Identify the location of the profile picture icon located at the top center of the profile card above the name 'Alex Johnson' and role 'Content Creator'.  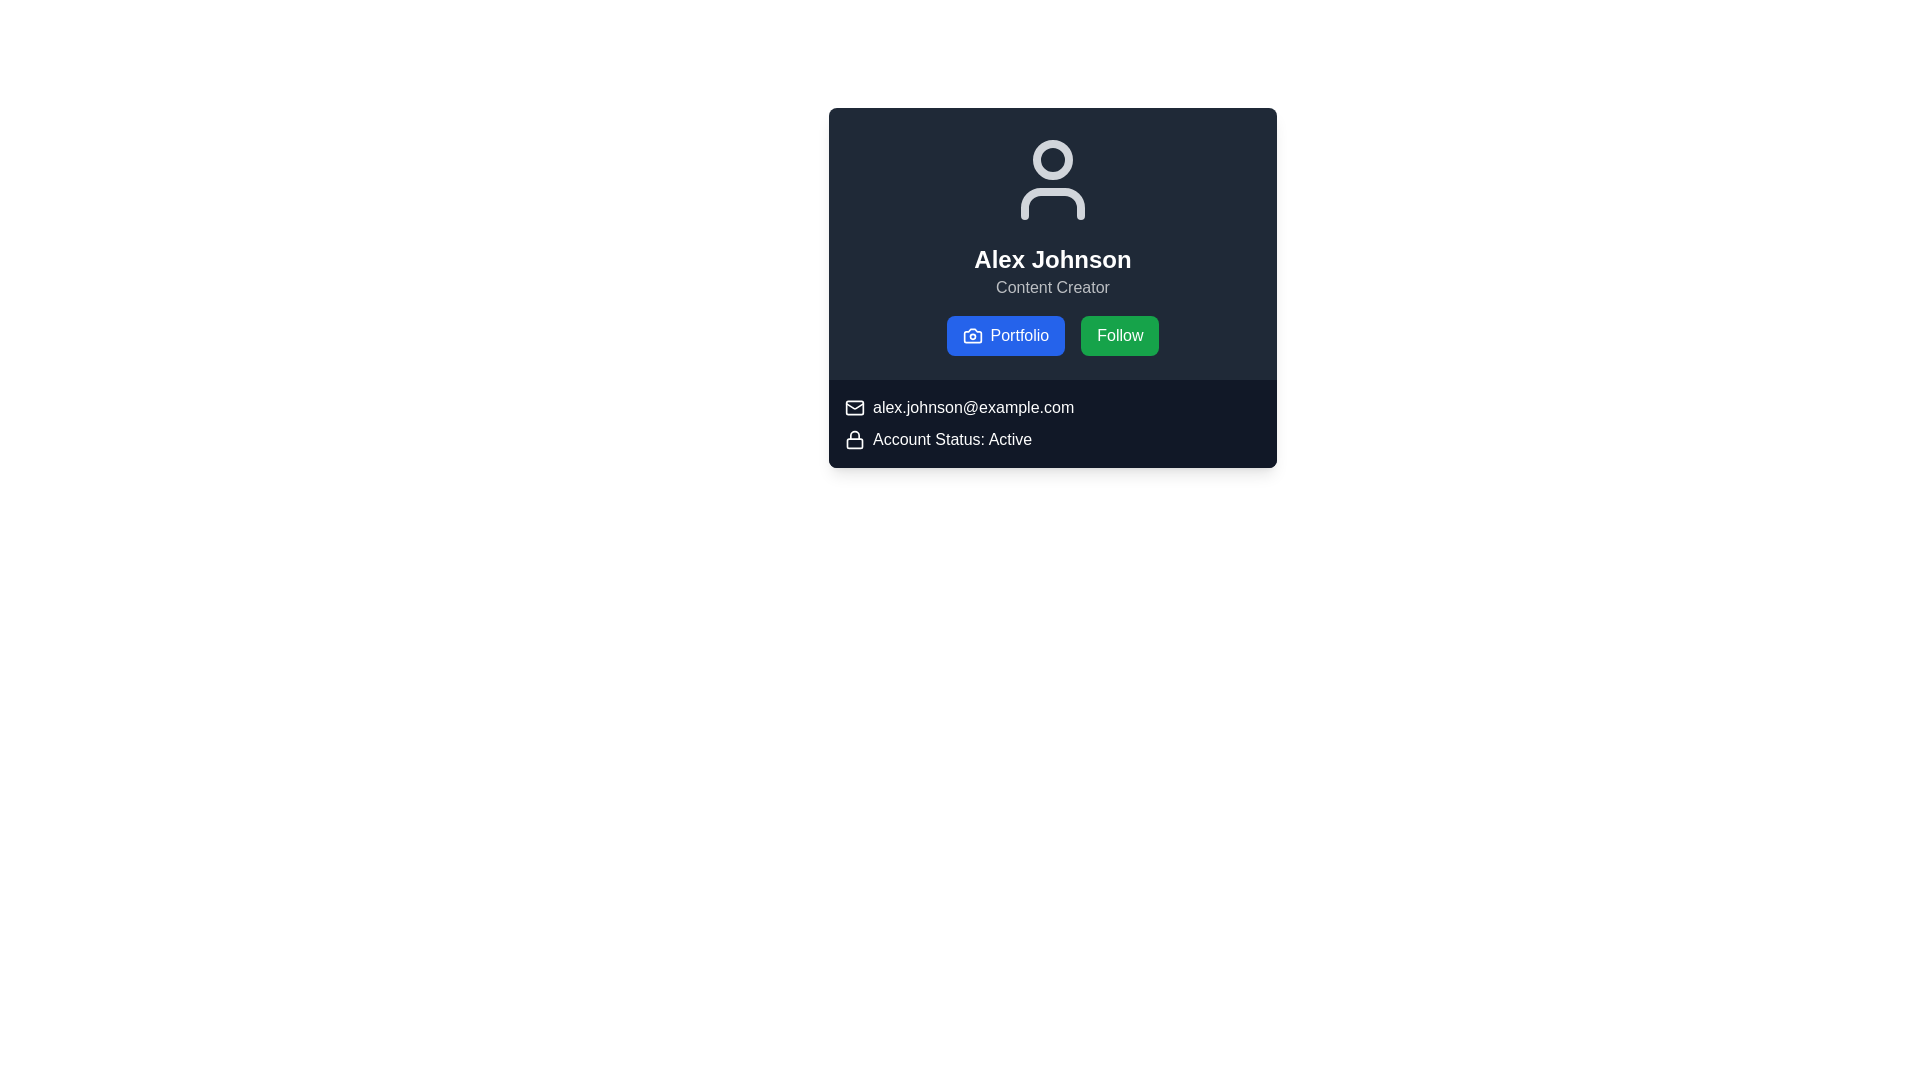
(1051, 180).